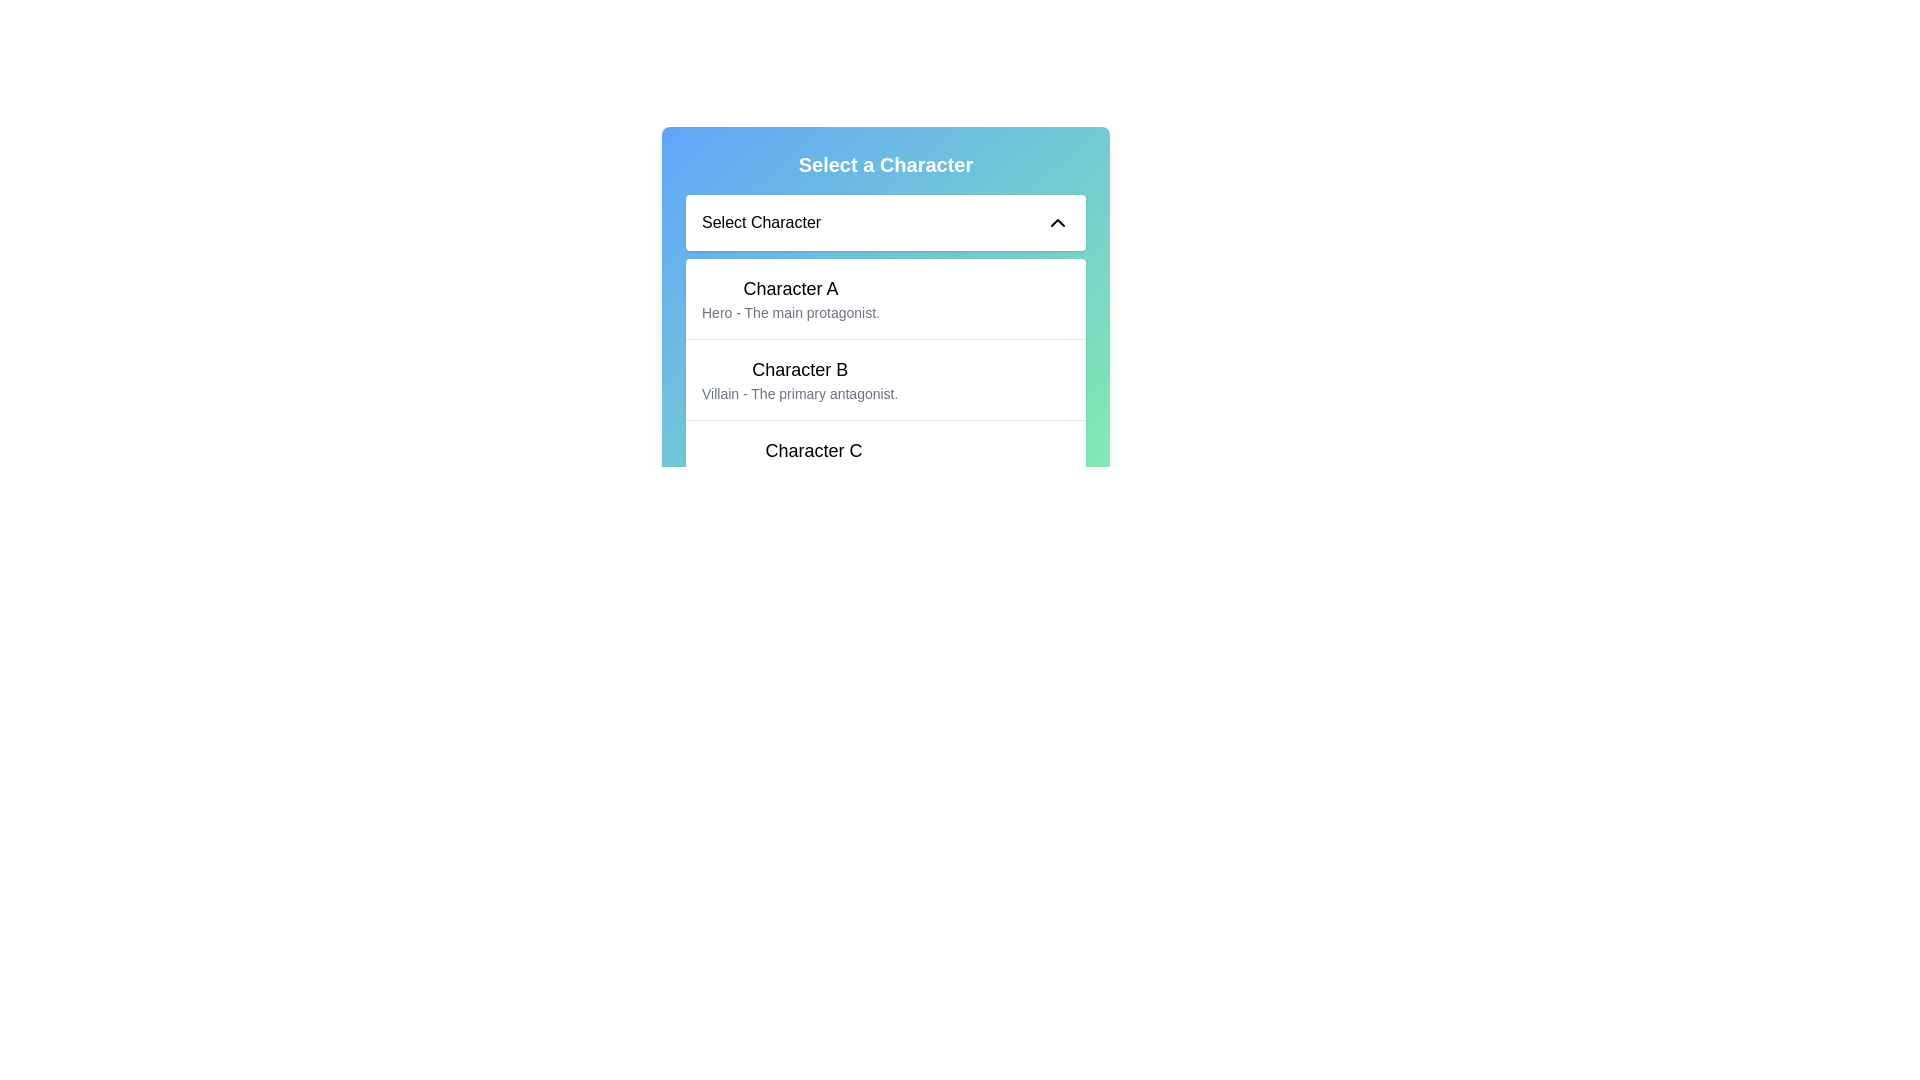  What do you see at coordinates (814, 461) in the screenshot?
I see `the third list item displaying 'Character C'` at bounding box center [814, 461].